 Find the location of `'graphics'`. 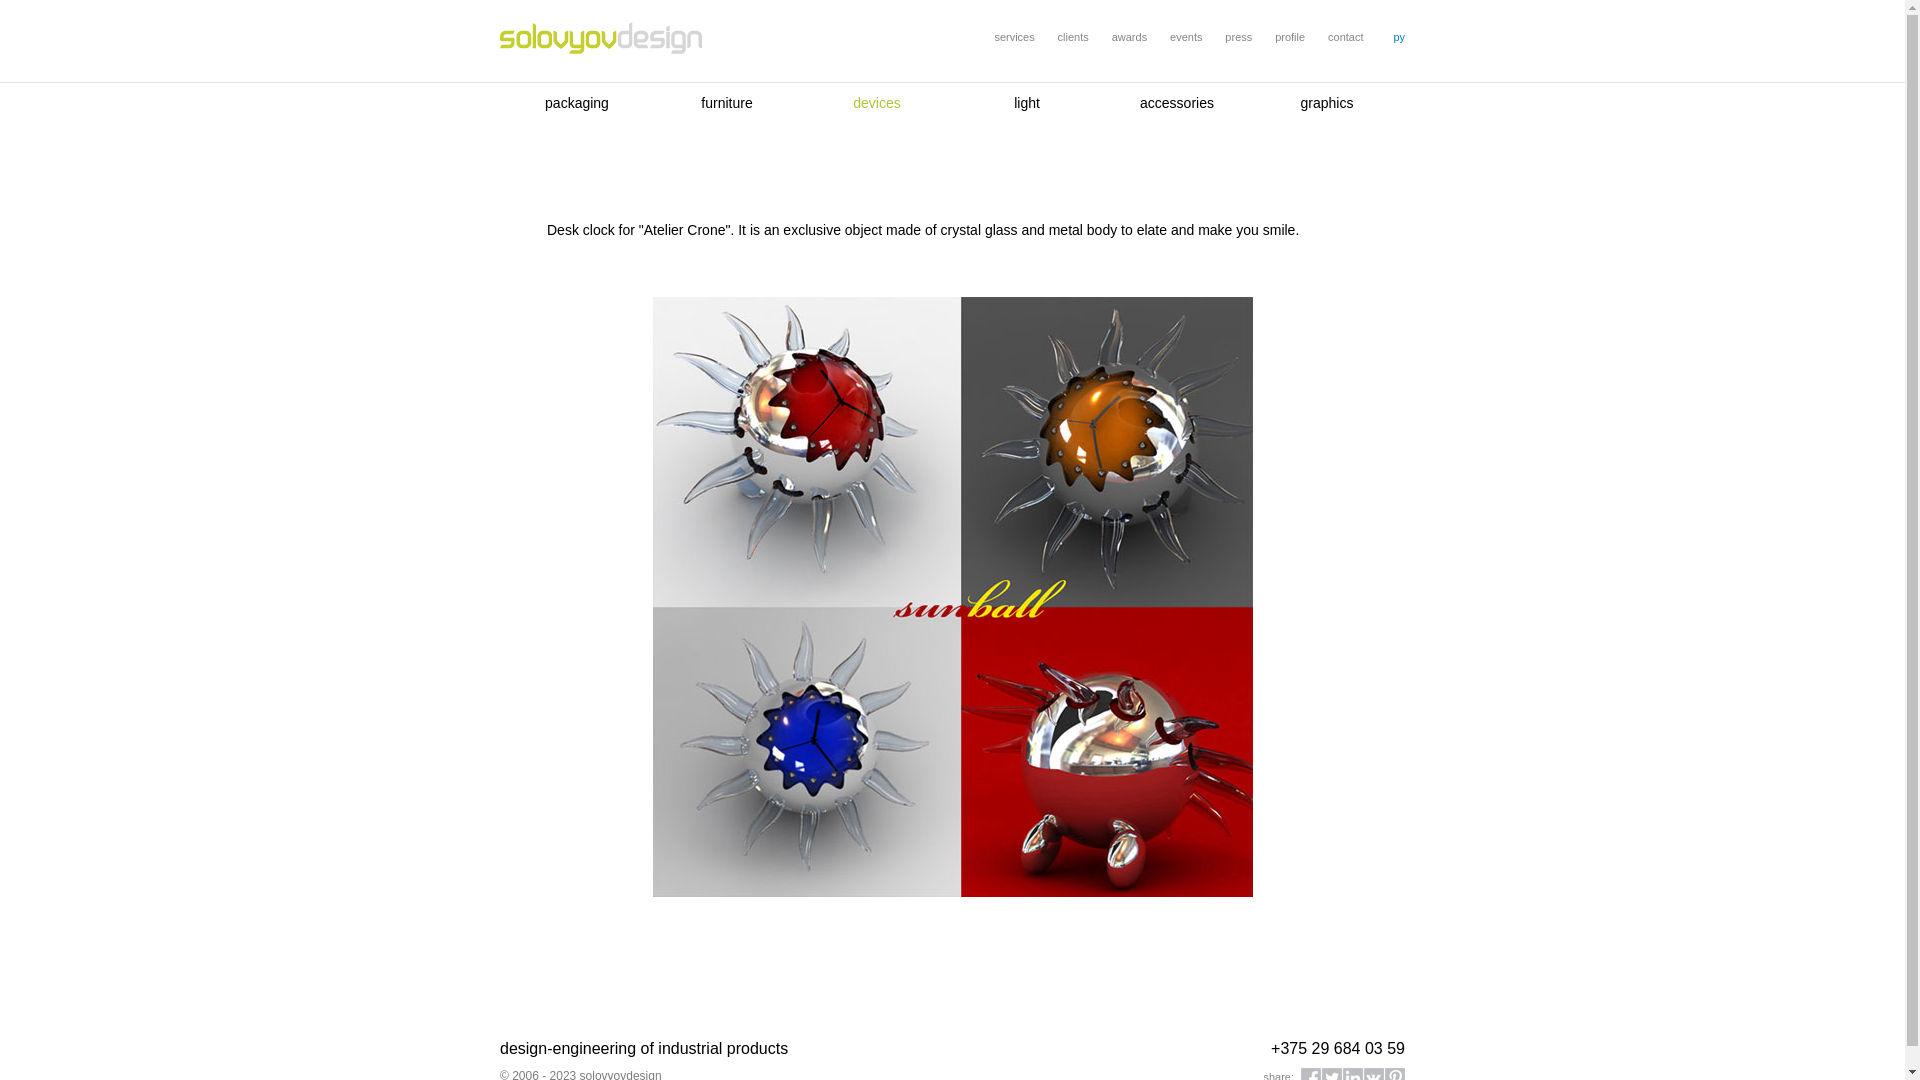

'graphics' is located at coordinates (1327, 103).